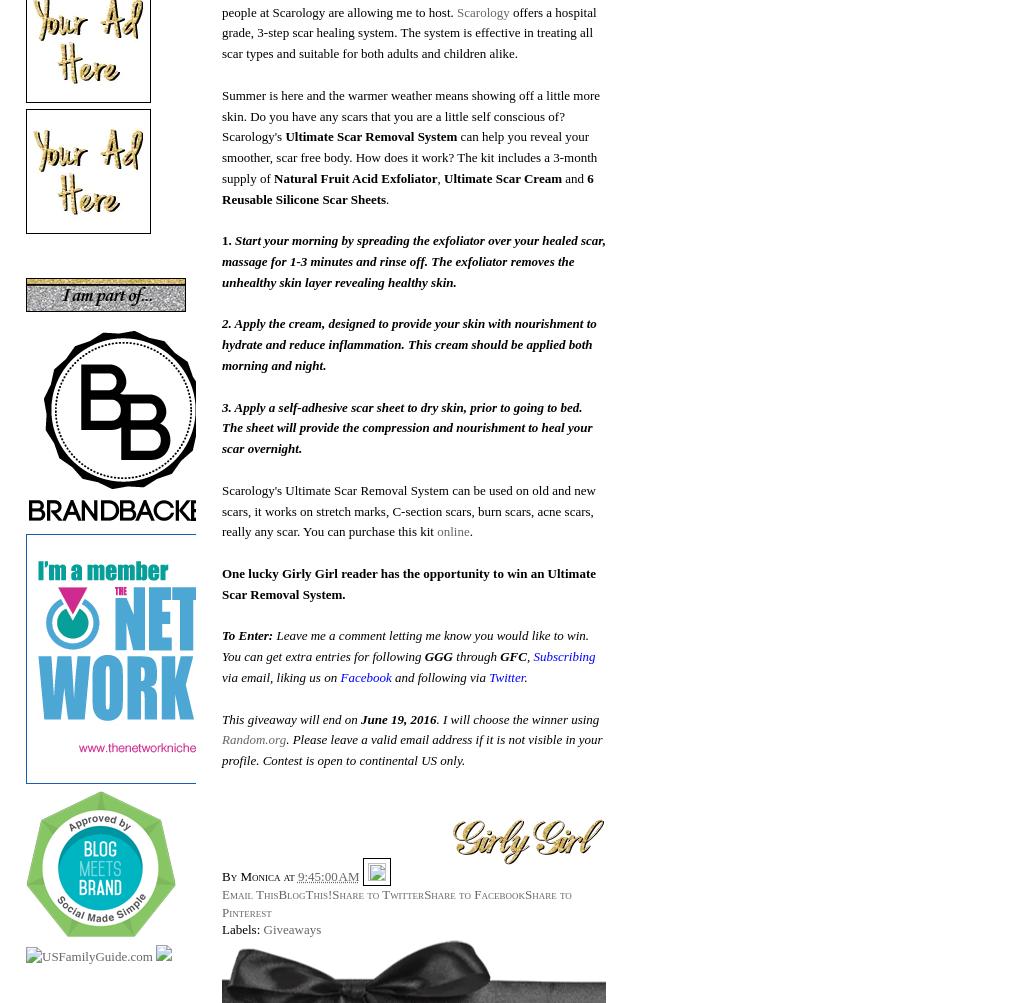  I want to click on 'Summer is here and the warmer weather means showing off a little more skin. Do you have any scars that you are a little self conscious of? Scarology's', so click(410, 114).